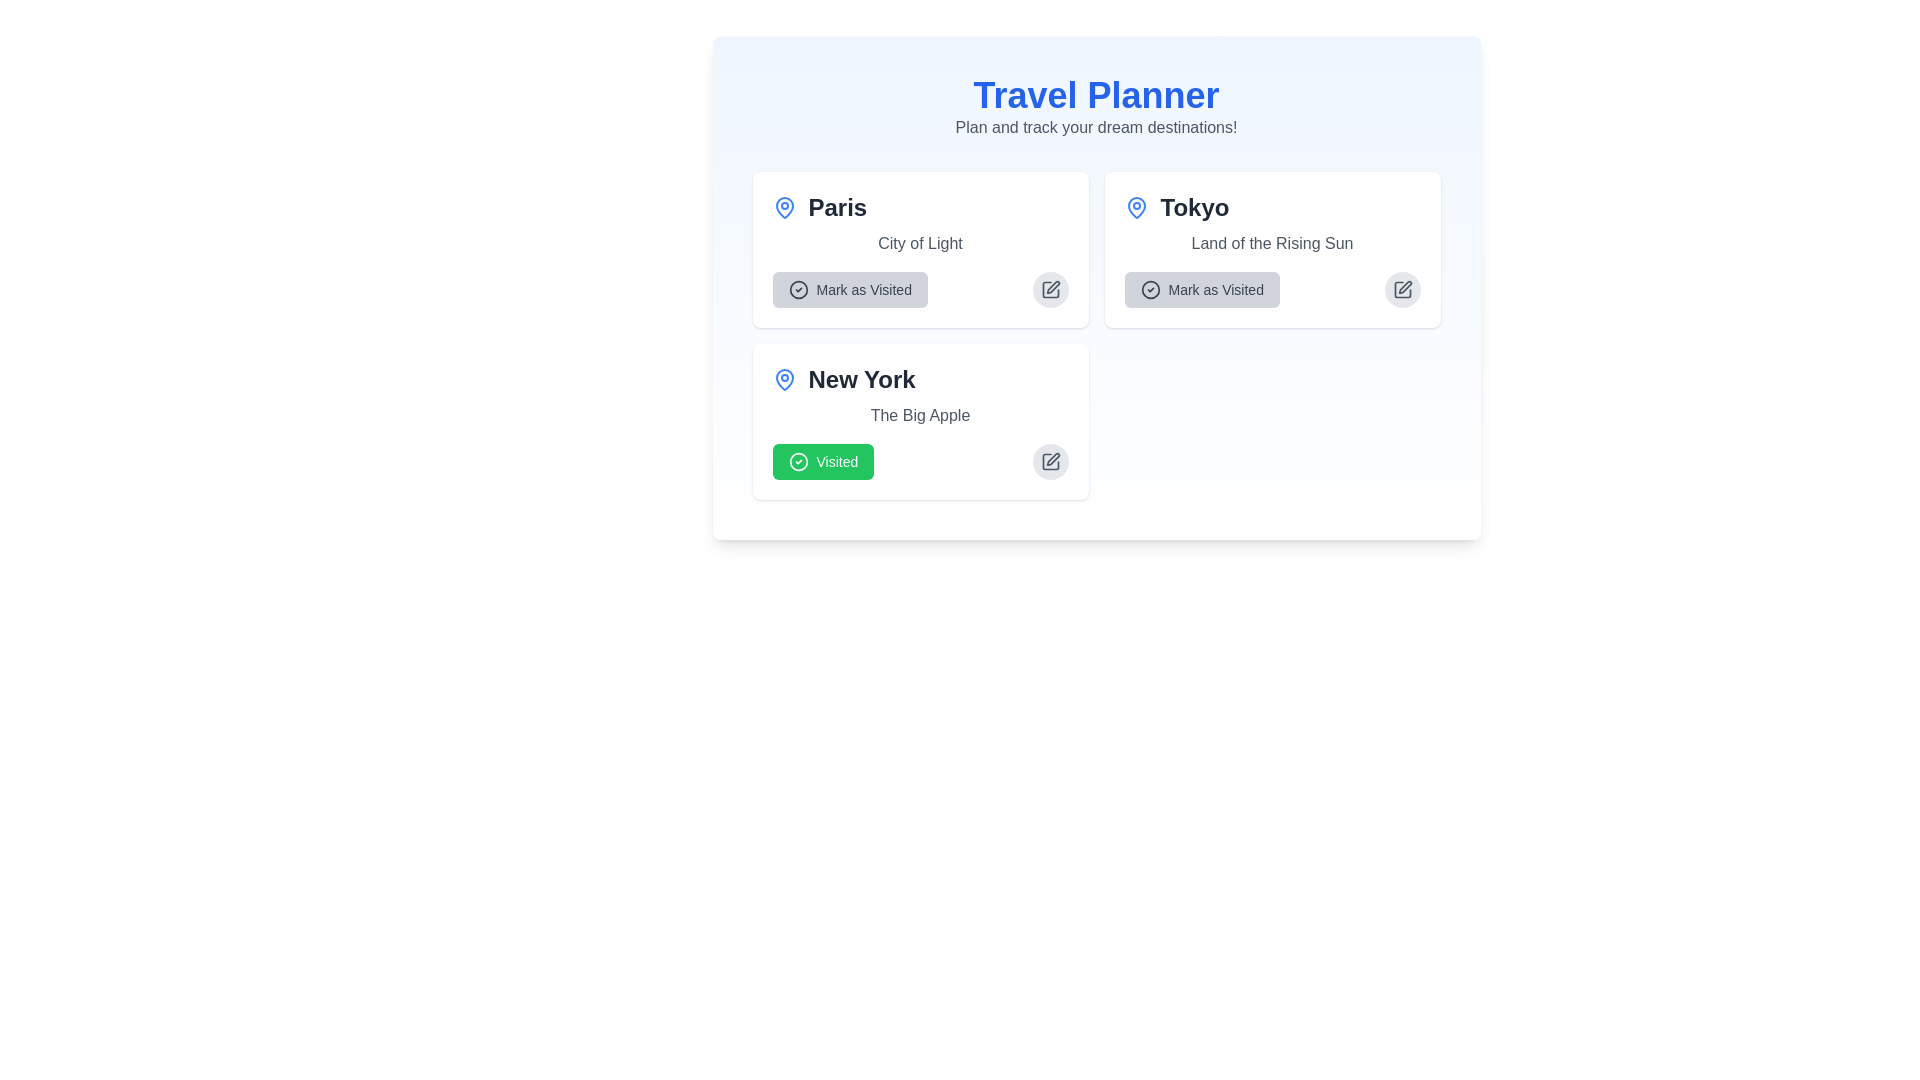  Describe the element at coordinates (1401, 289) in the screenshot. I see `the circular button with a light gray background and a pen icon located in the top-right corner of the 'Mark as Visited' section for 'Tokyo'` at that location.